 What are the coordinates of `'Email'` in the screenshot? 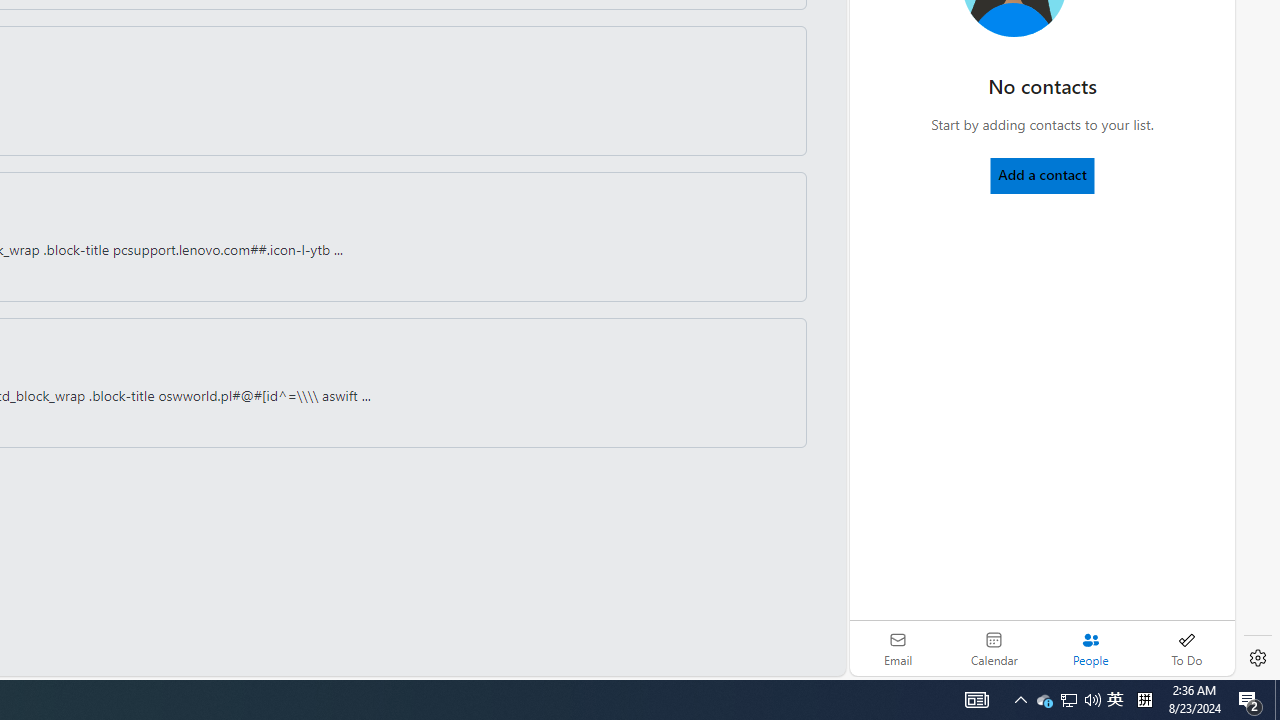 It's located at (897, 648).